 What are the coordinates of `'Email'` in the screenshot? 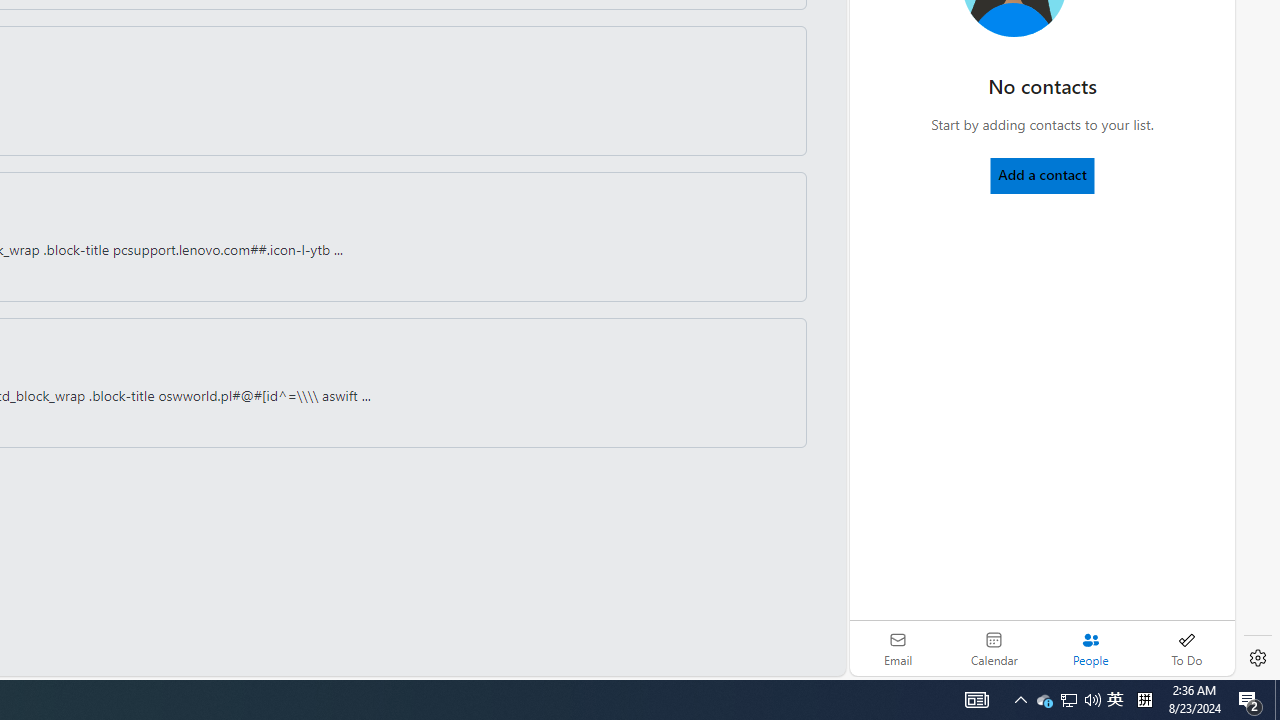 It's located at (897, 648).